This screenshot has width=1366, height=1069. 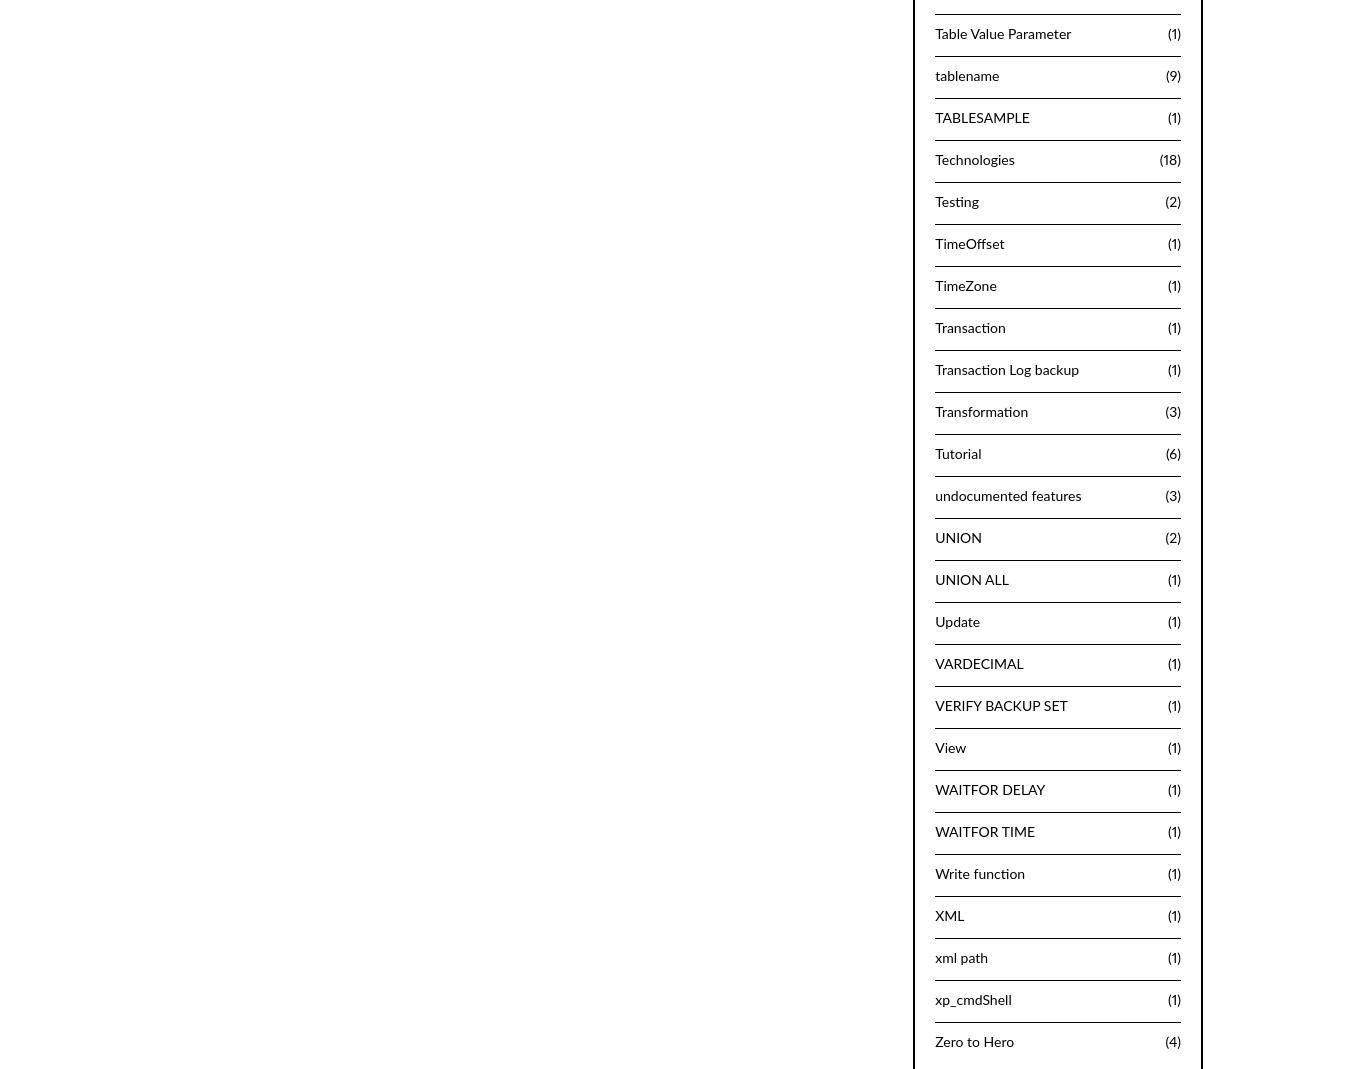 What do you see at coordinates (1165, 453) in the screenshot?
I see `'(6)'` at bounding box center [1165, 453].